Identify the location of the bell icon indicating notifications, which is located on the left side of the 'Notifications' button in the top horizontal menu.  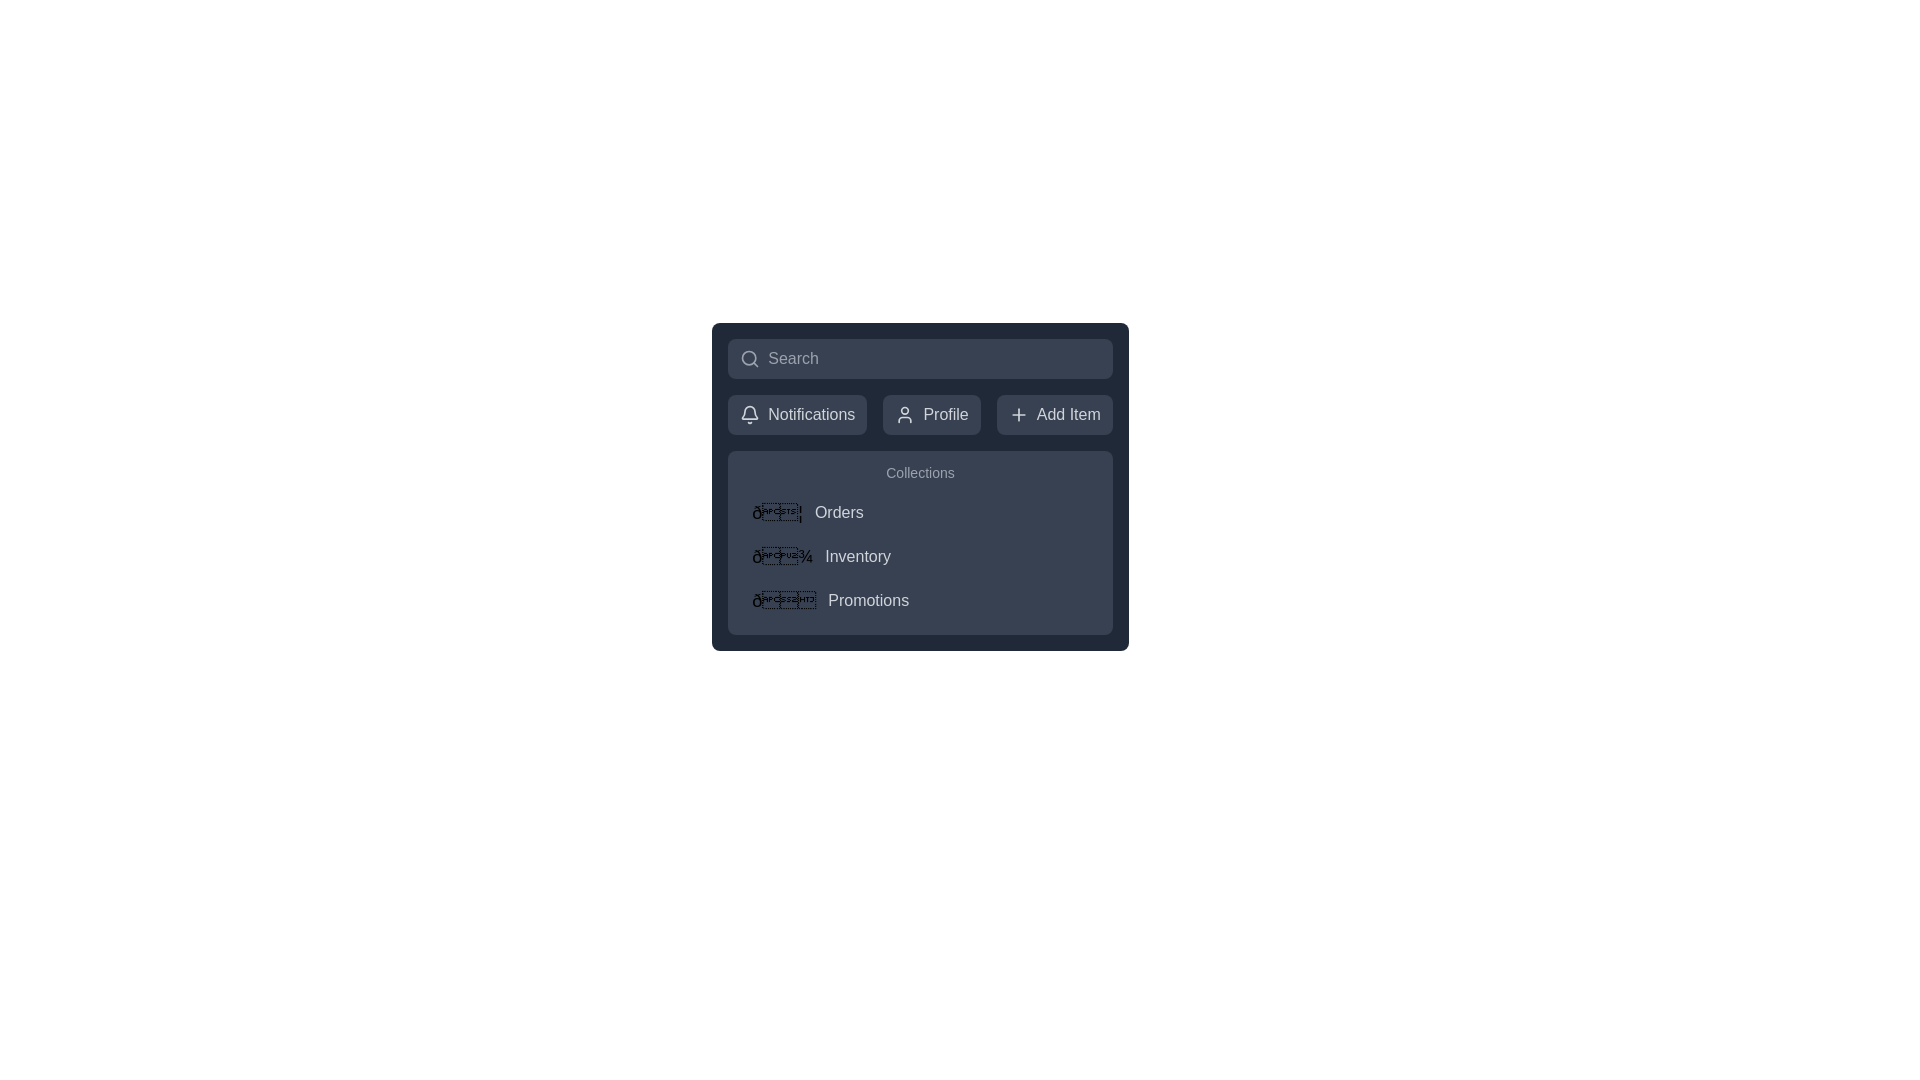
(749, 414).